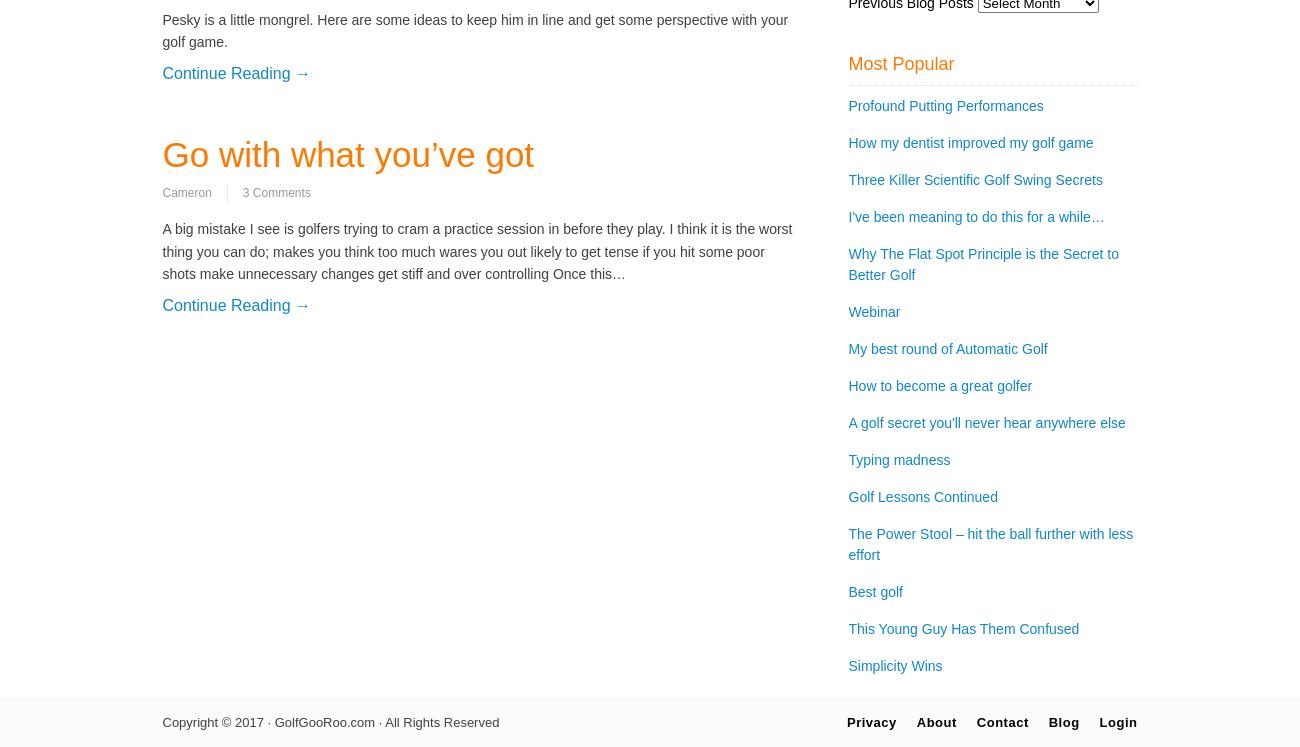  Describe the element at coordinates (160, 152) in the screenshot. I see `'Go with what you’ve got'` at that location.